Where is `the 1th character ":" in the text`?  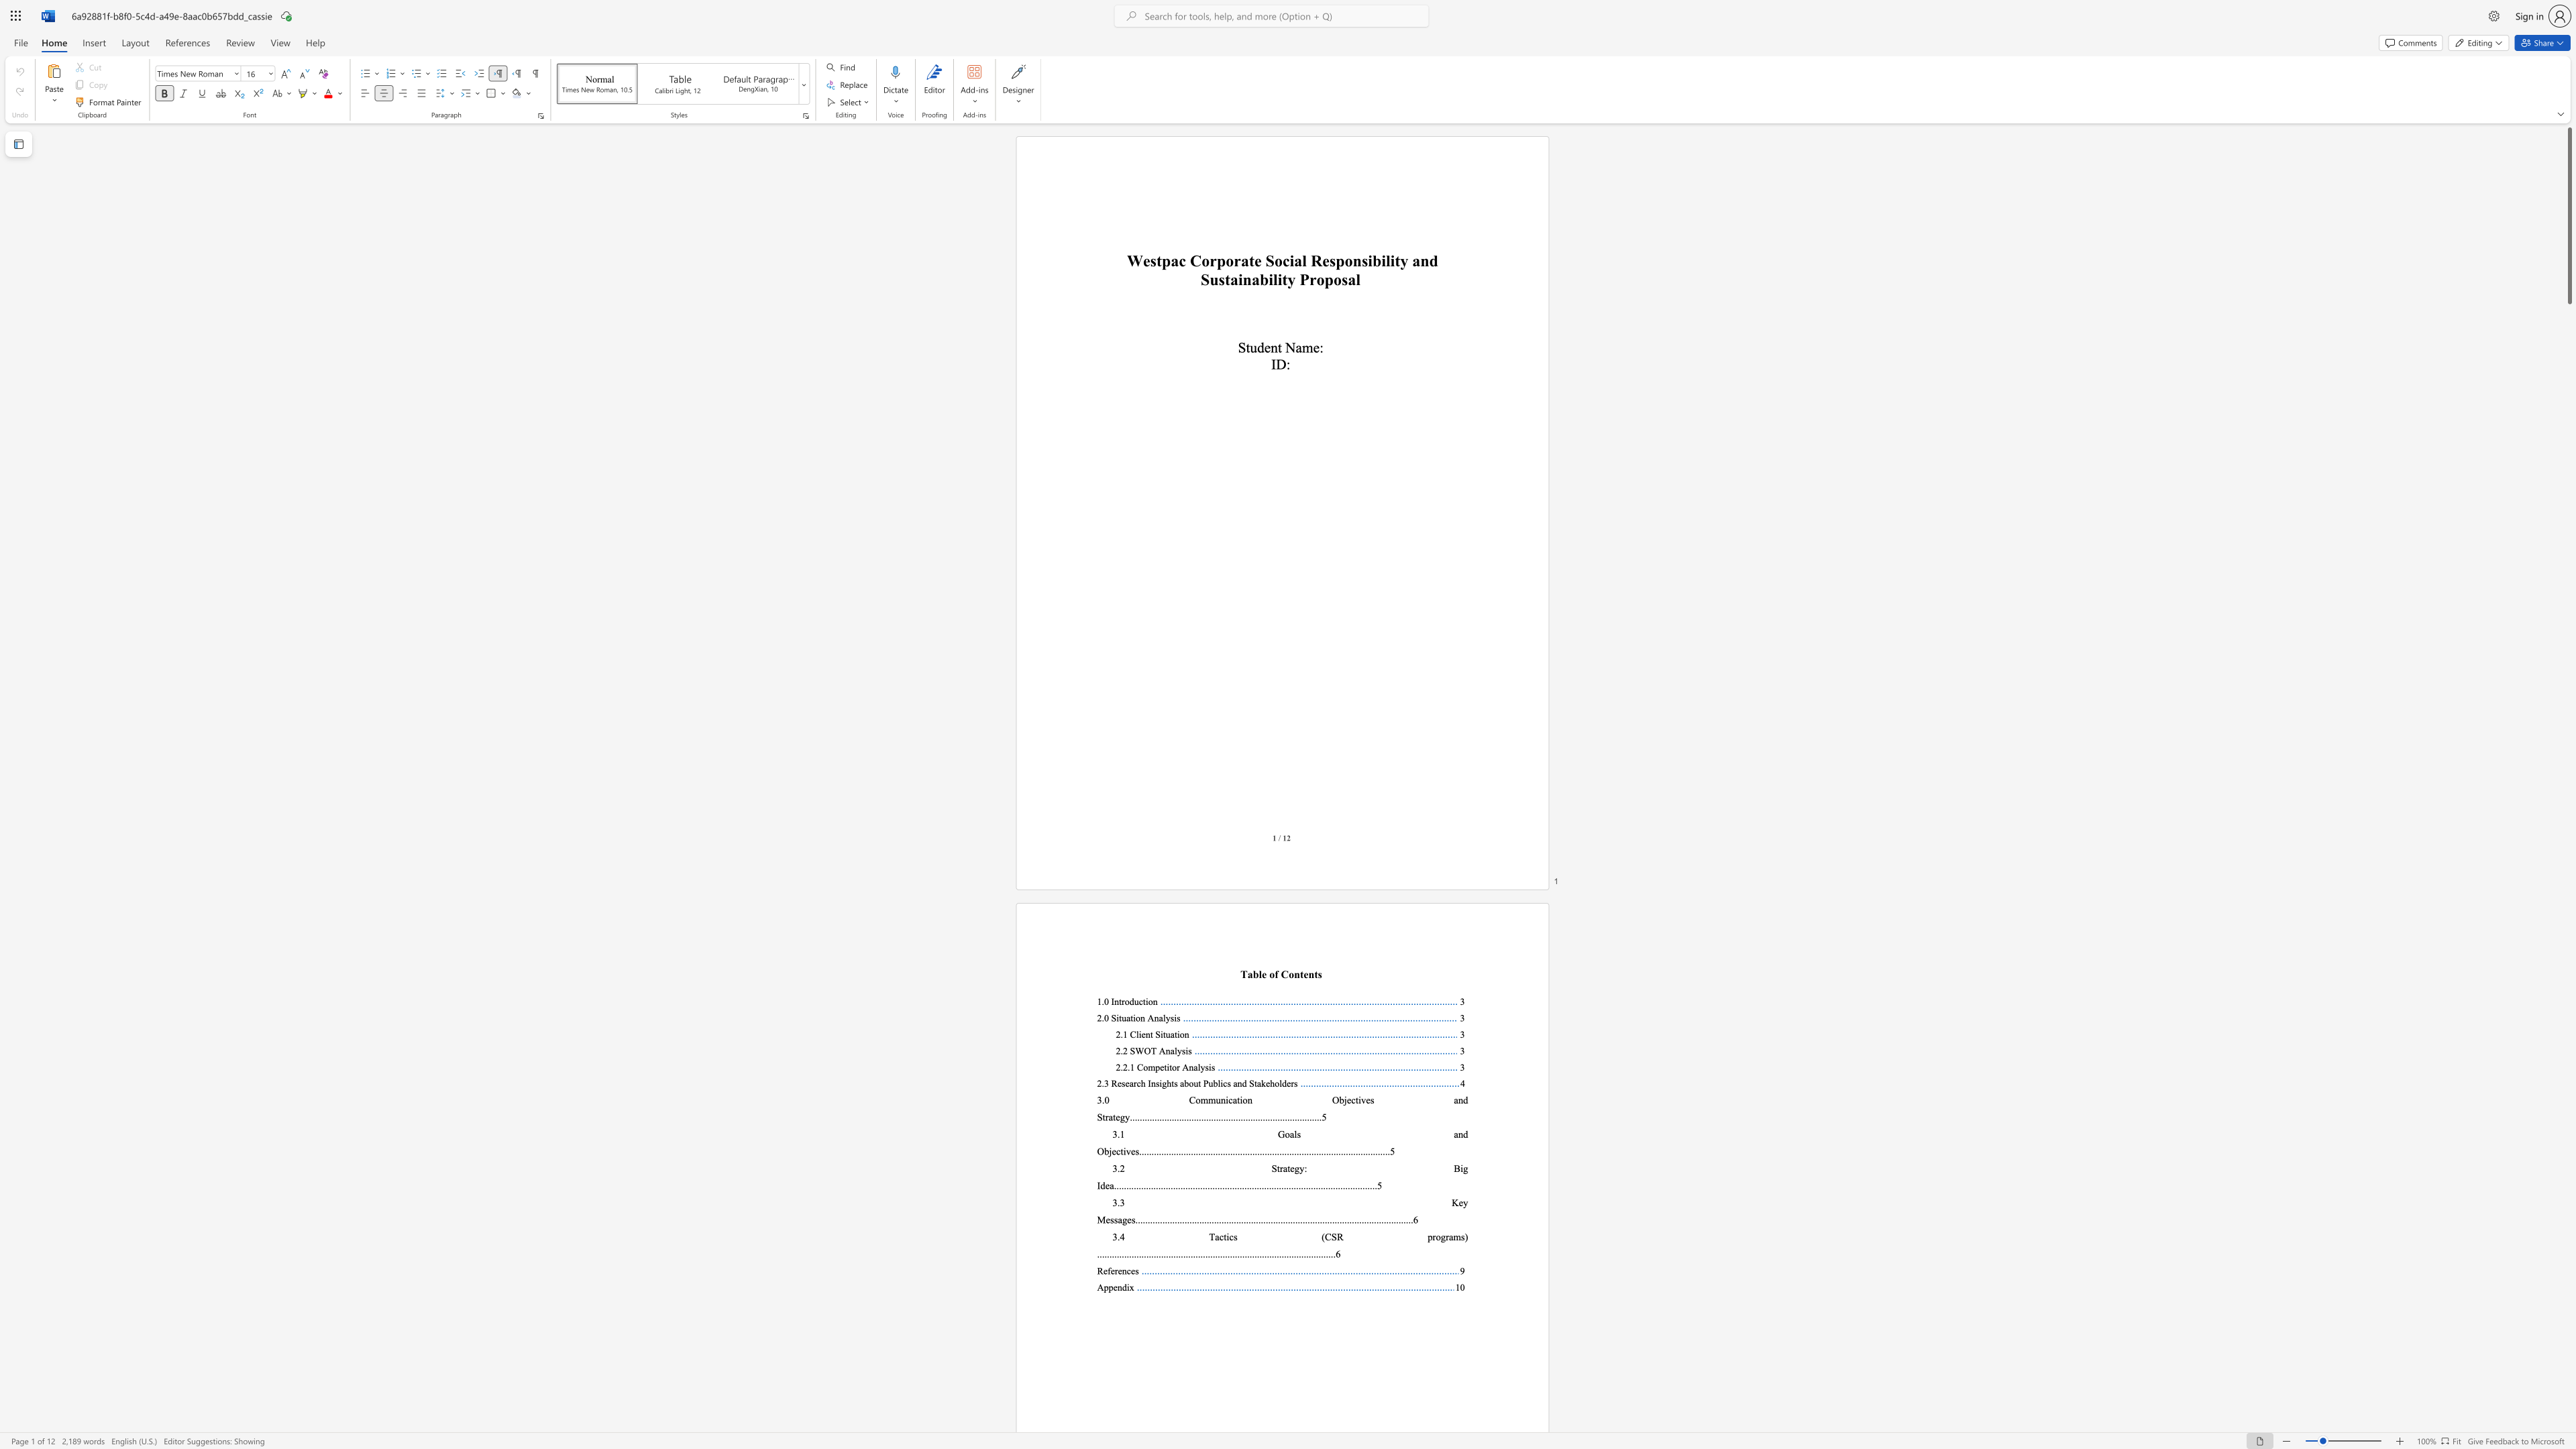
the 1th character ":" in the text is located at coordinates (1305, 1169).